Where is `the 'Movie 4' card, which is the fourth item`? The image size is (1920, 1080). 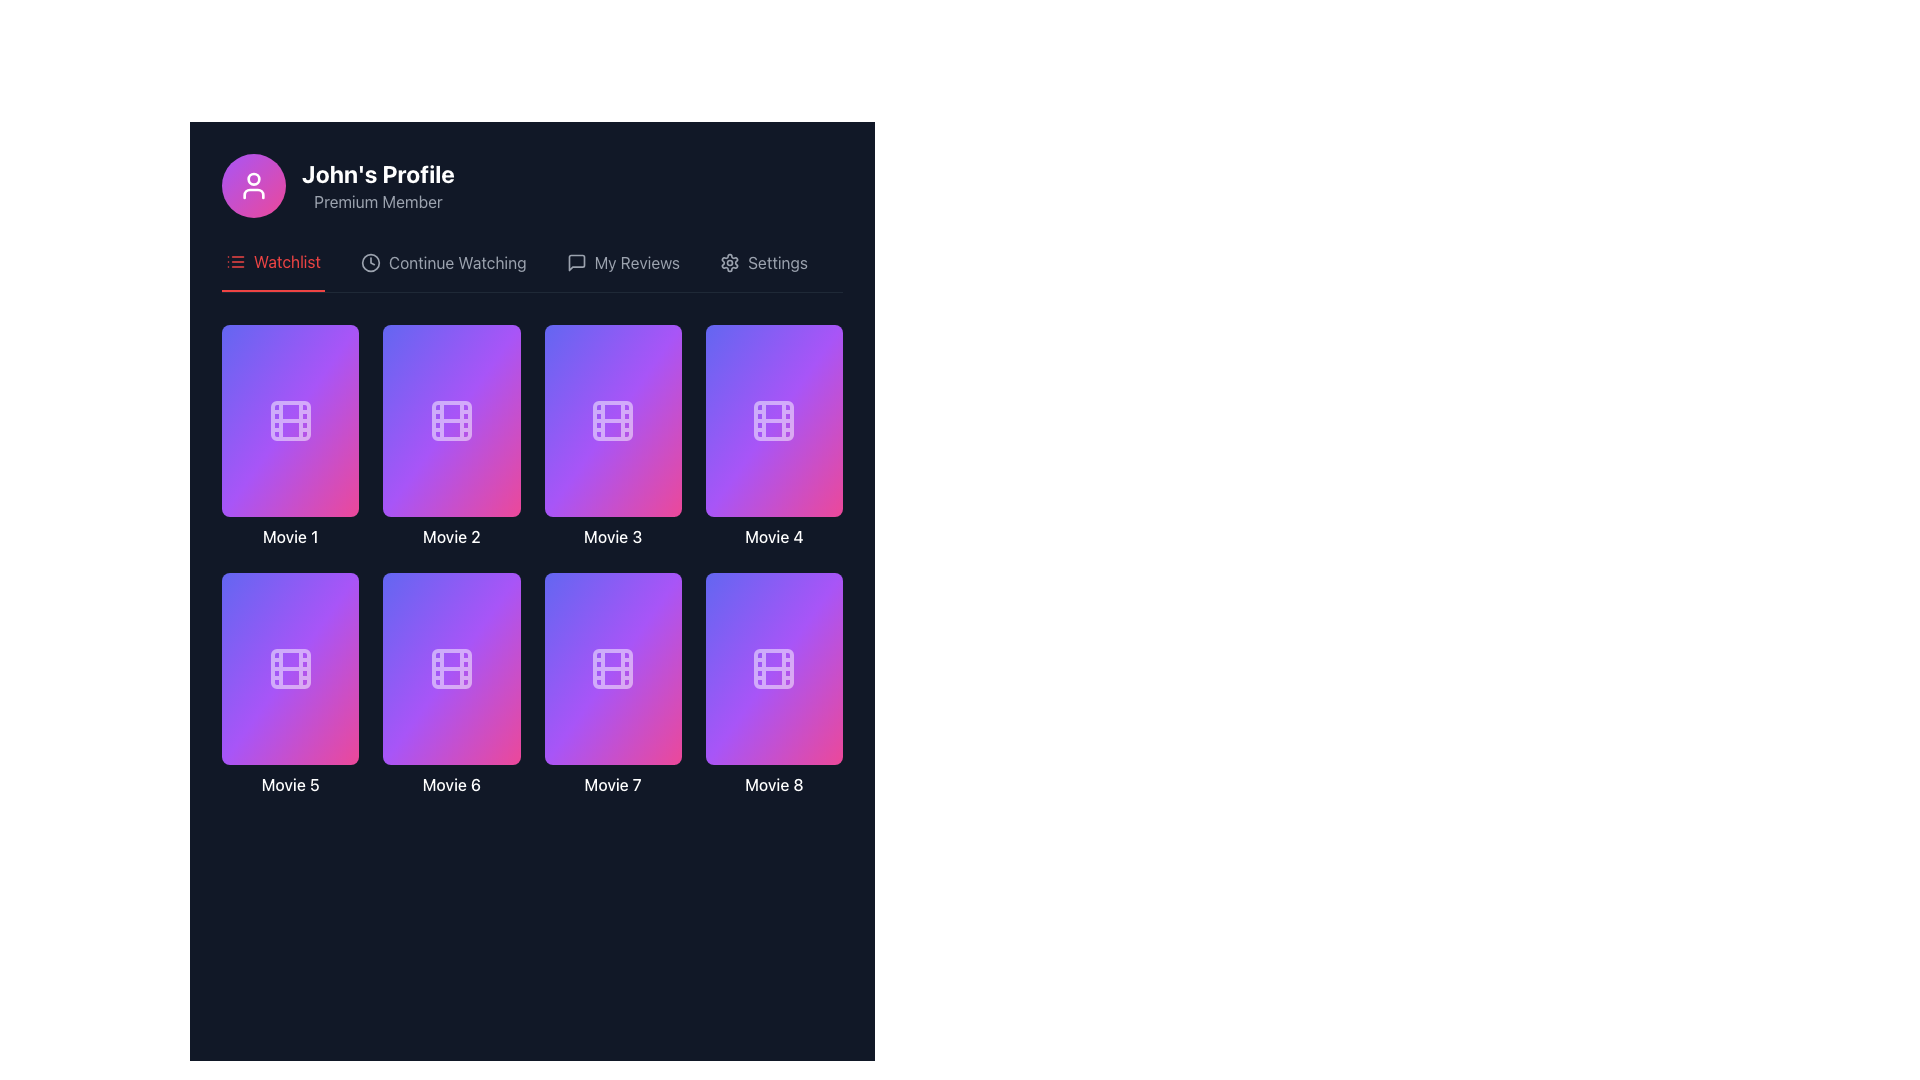
the 'Movie 4' card, which is the fourth item is located at coordinates (773, 419).